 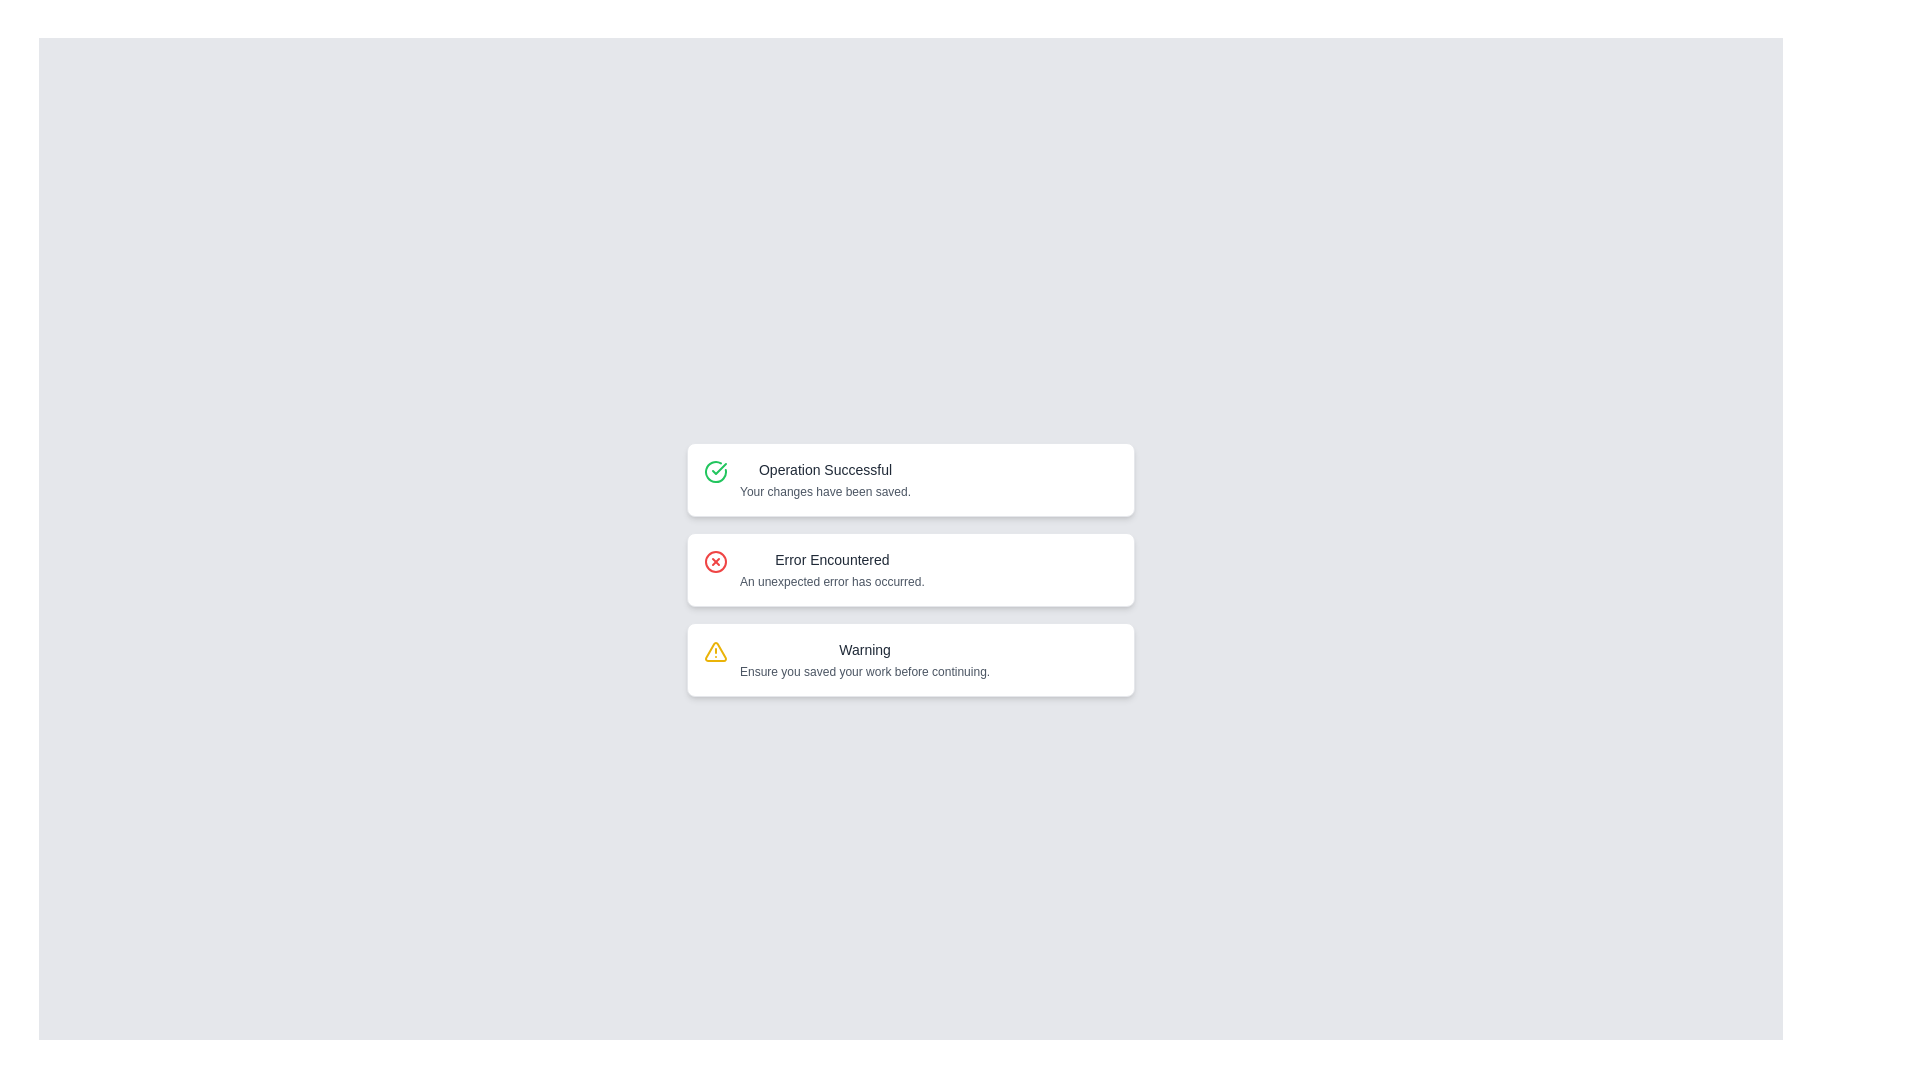 I want to click on the visual appearance of the small triangular warning icon with a yellow border, which is located at the bottom of the stack of status messages within the warning message card, so click(x=715, y=651).